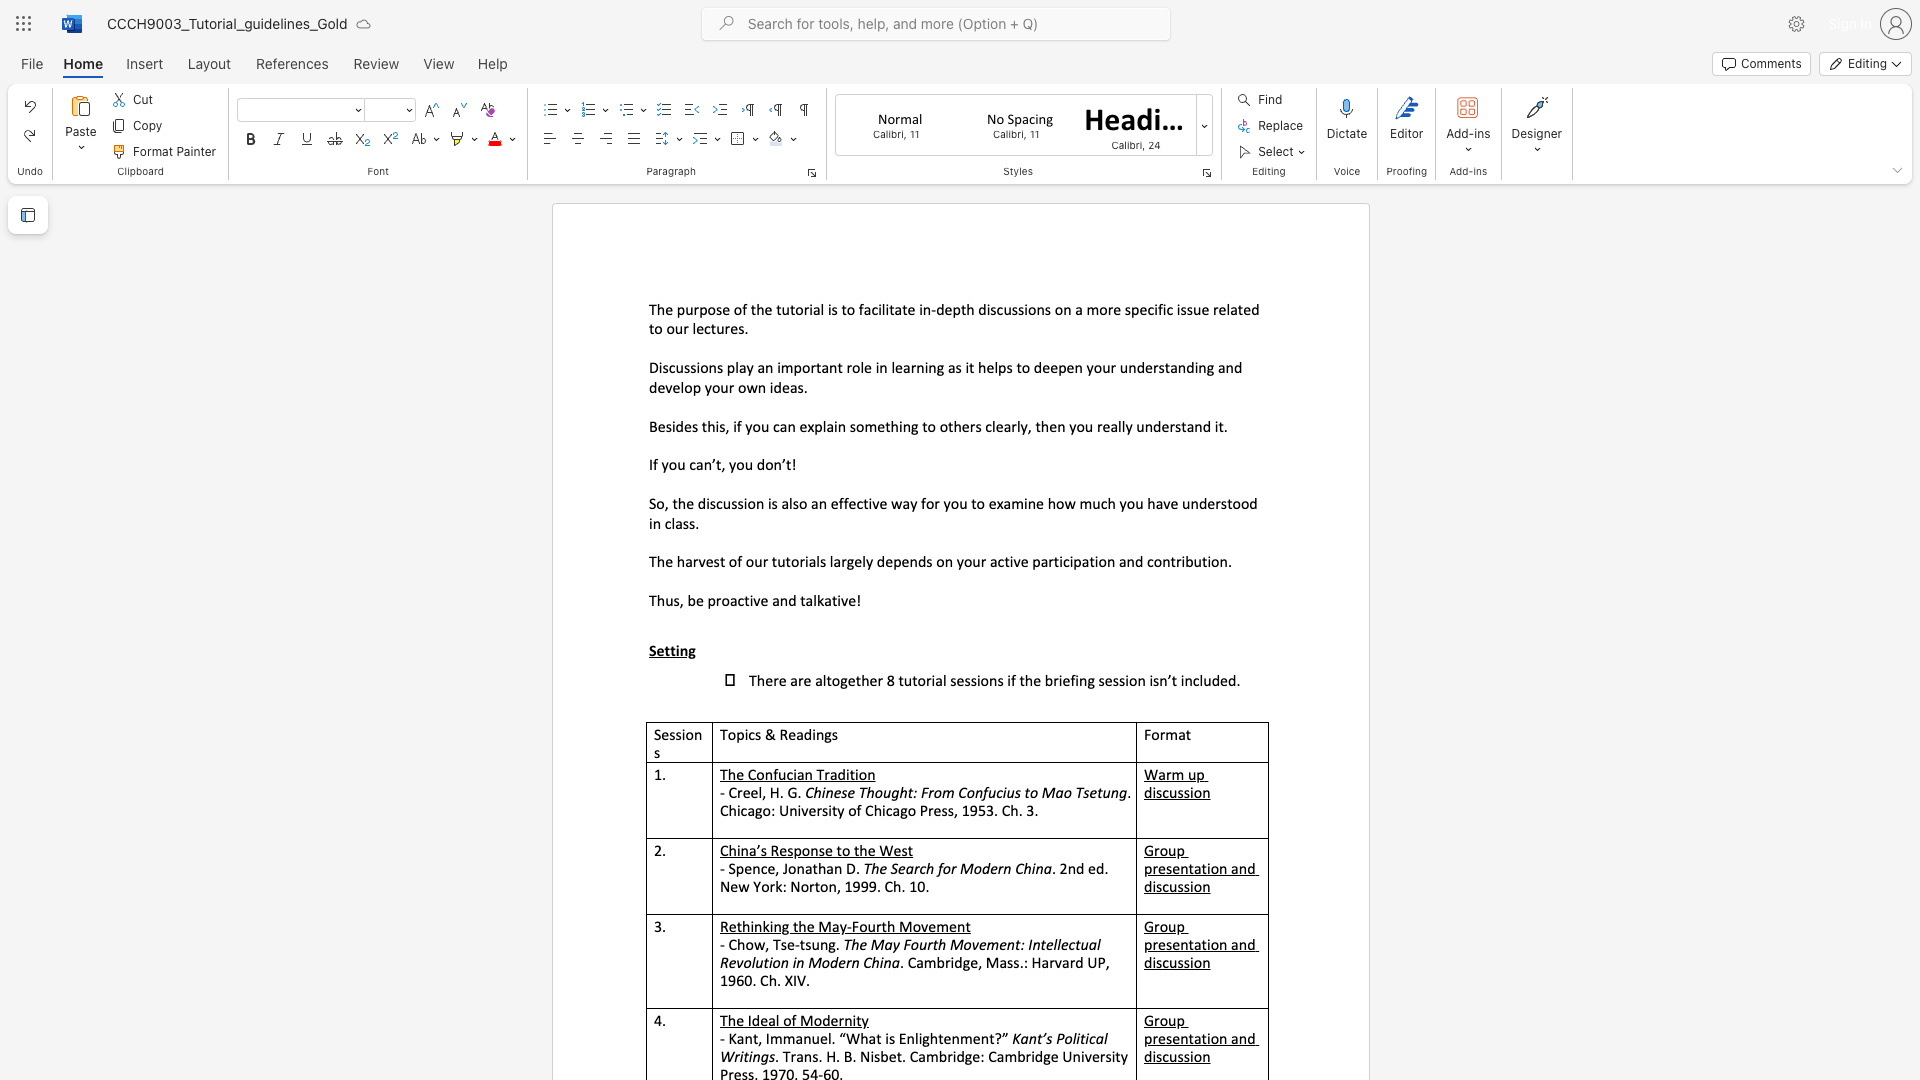  I want to click on the subset text "ting" within the text "Kant’s Political Writings", so click(742, 1055).